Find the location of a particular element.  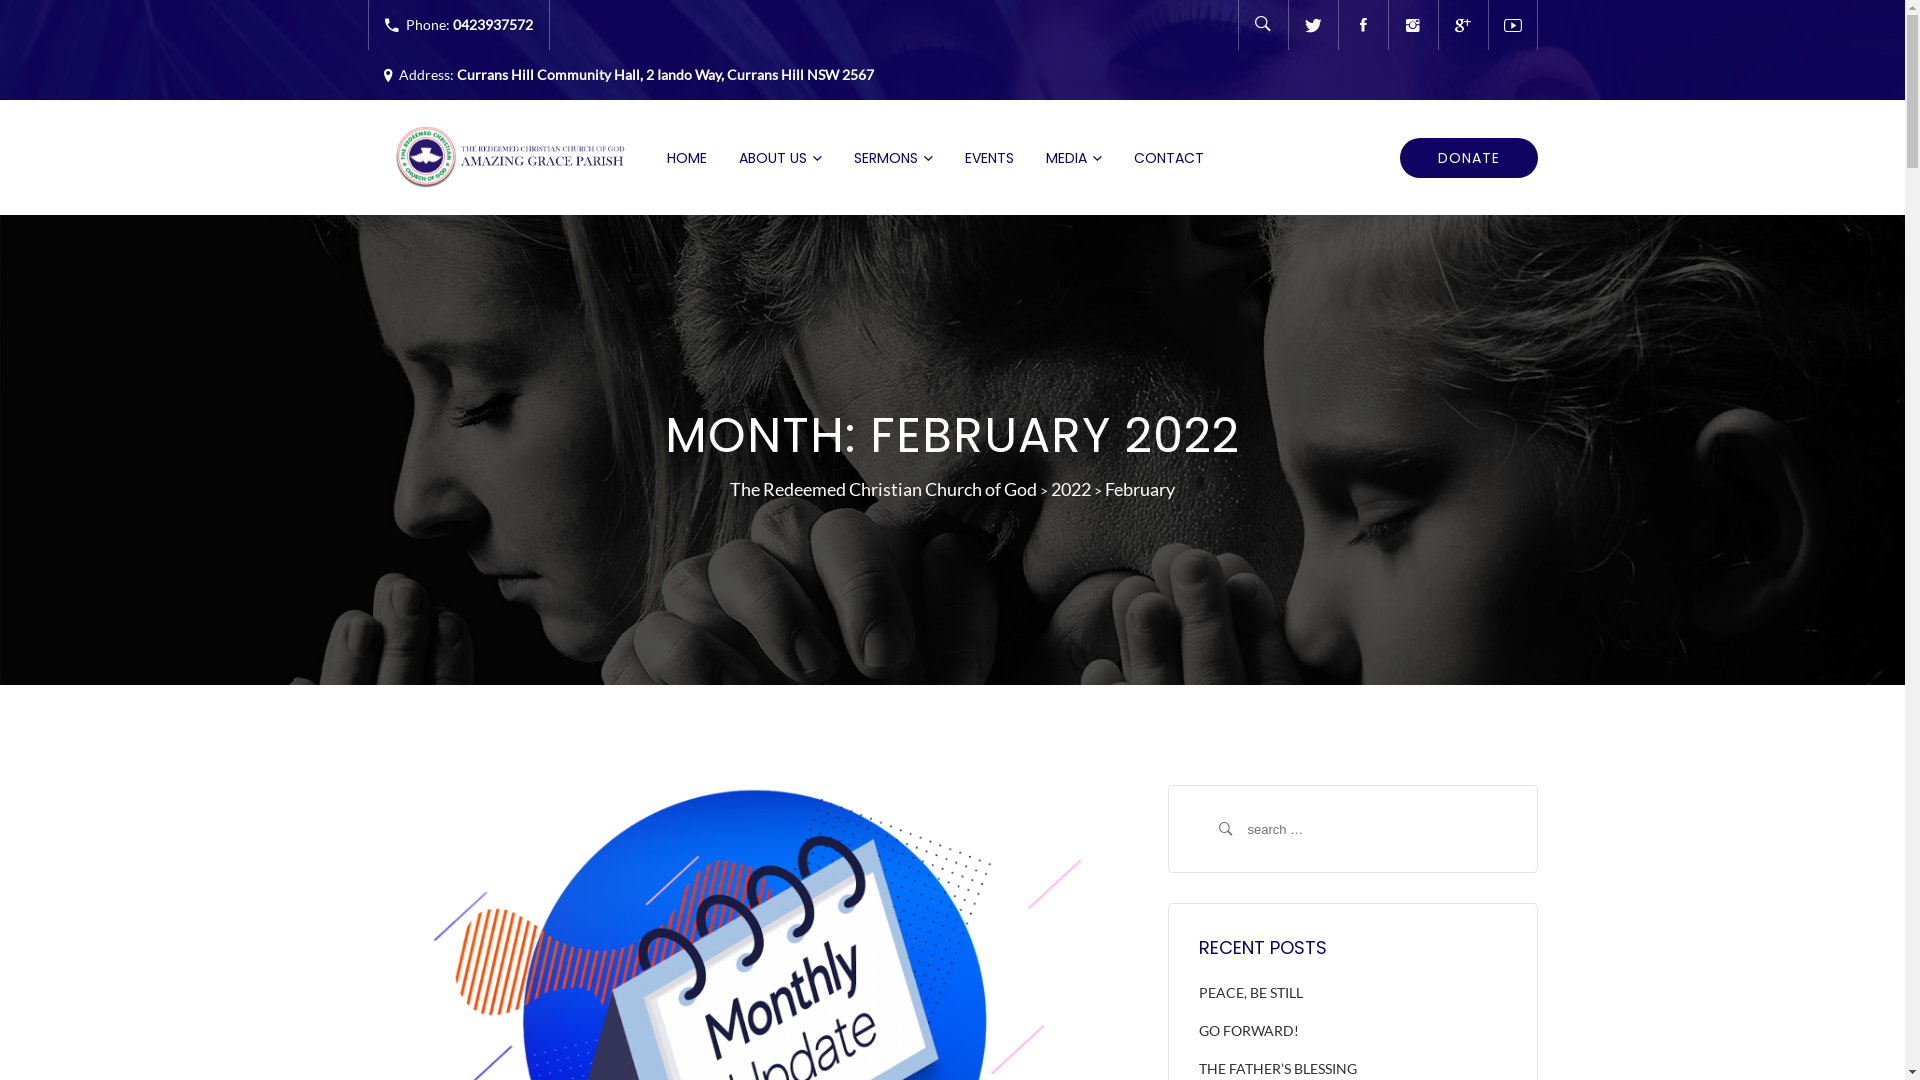

'ABOUT US' is located at coordinates (737, 157).